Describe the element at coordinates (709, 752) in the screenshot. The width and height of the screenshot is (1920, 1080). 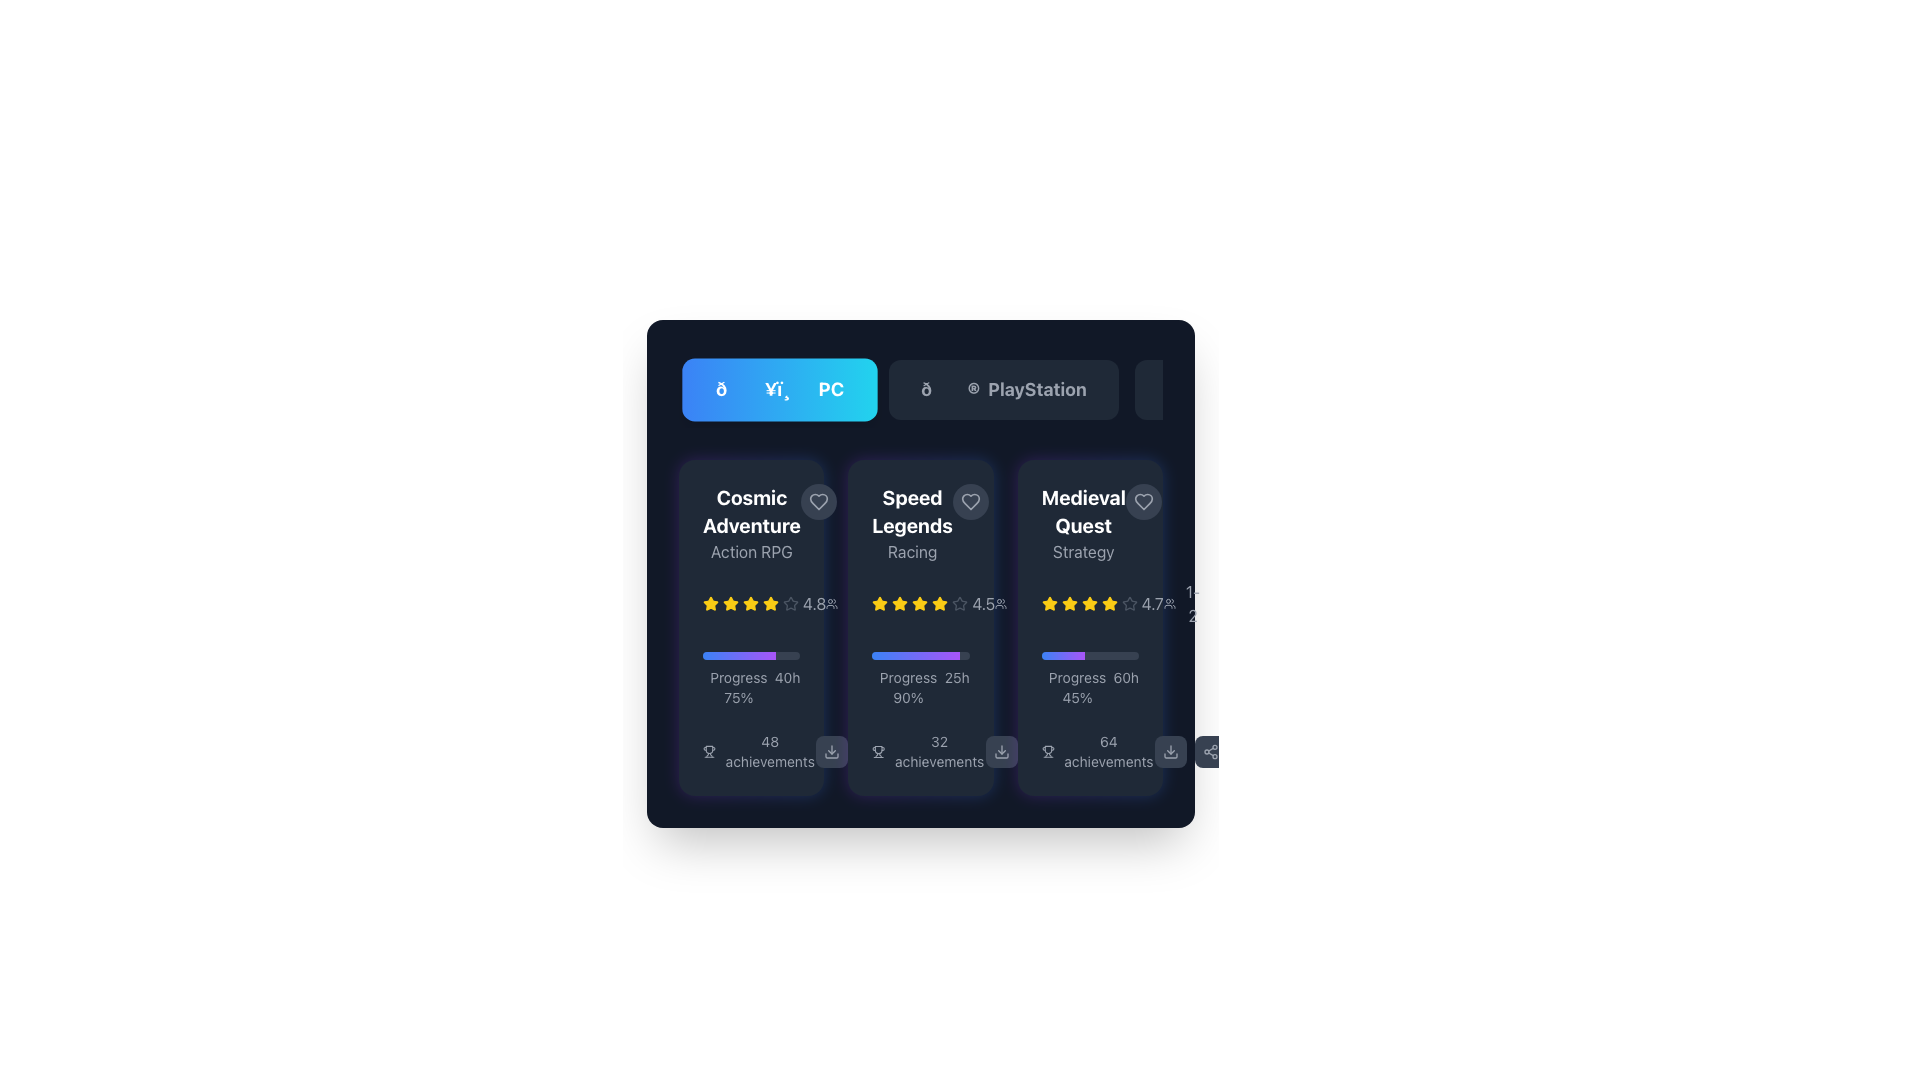
I see `the achievement indicator icon located on the leftmost card in the lower section of the interface, positioned at the top-left corner of the text stating '48 achievements'` at that location.